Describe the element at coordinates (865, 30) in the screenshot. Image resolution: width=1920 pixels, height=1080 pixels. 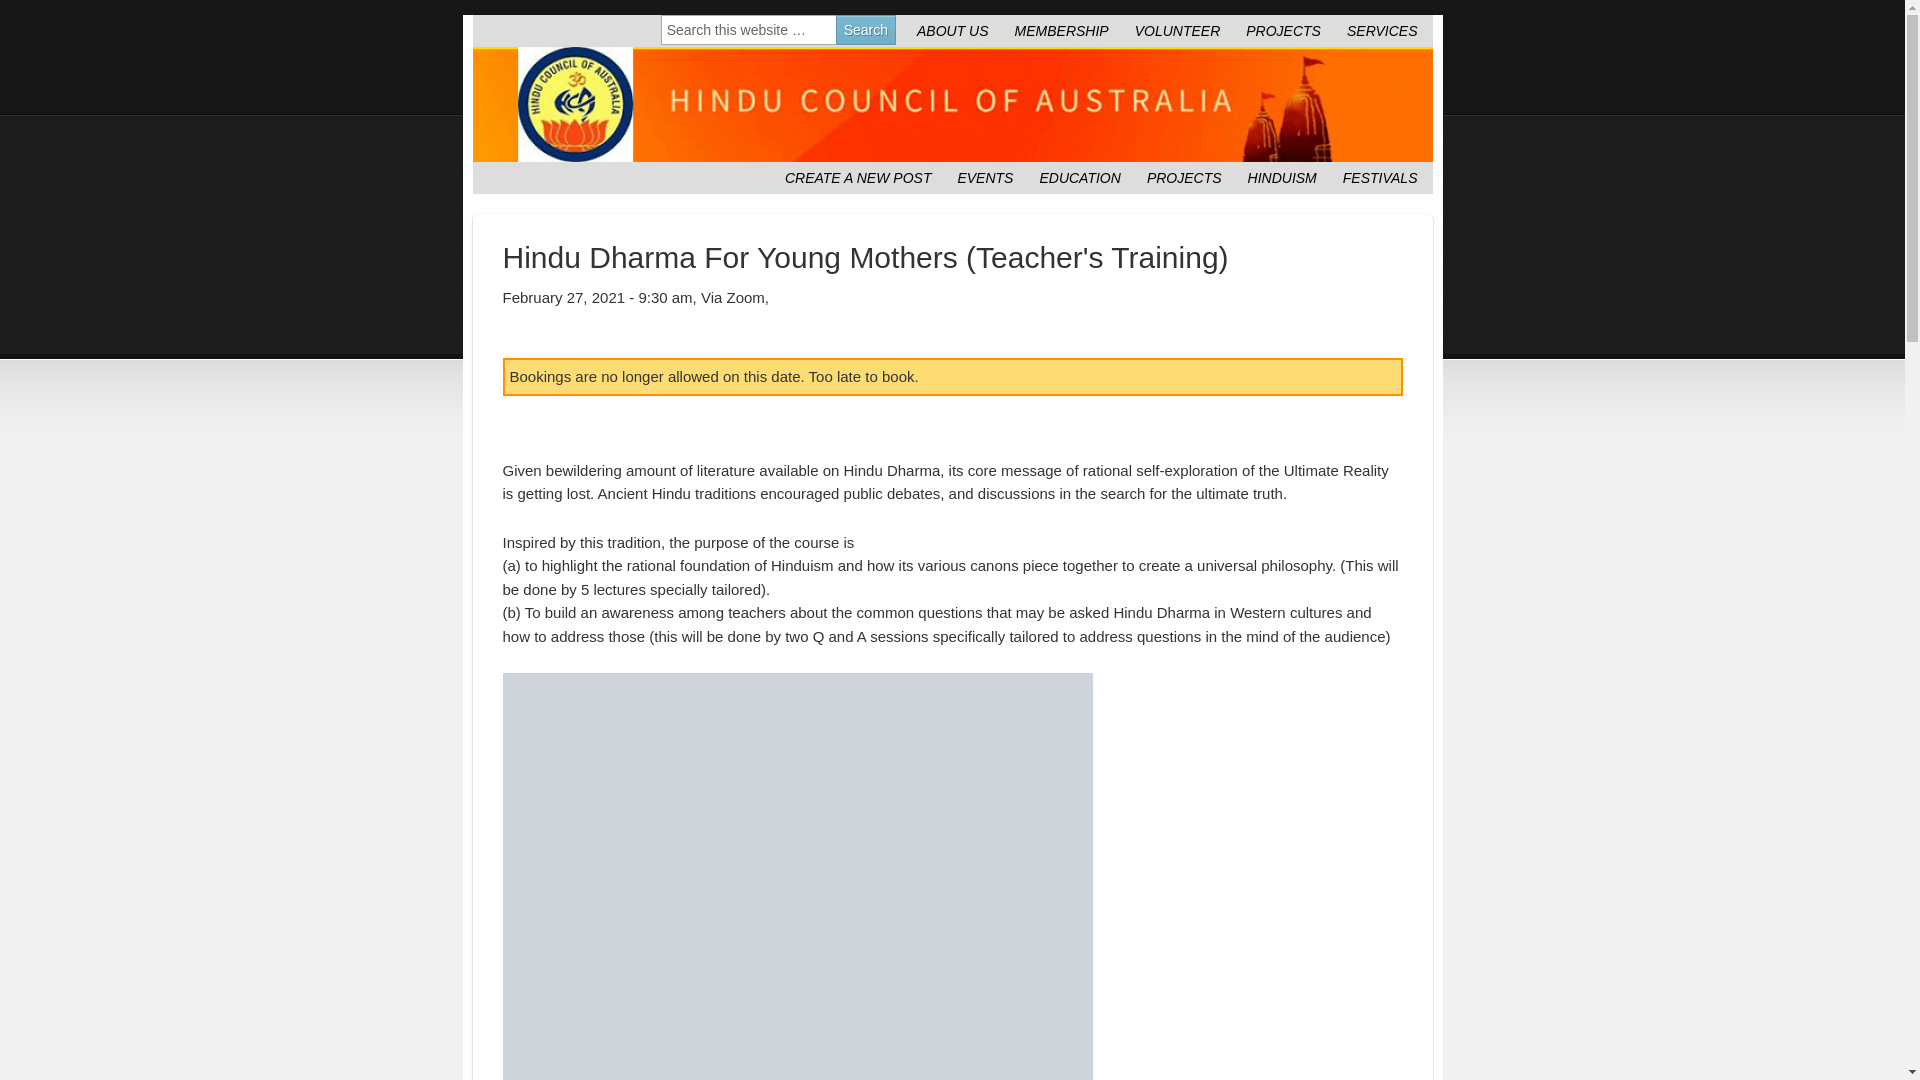
I see `'Search'` at that location.